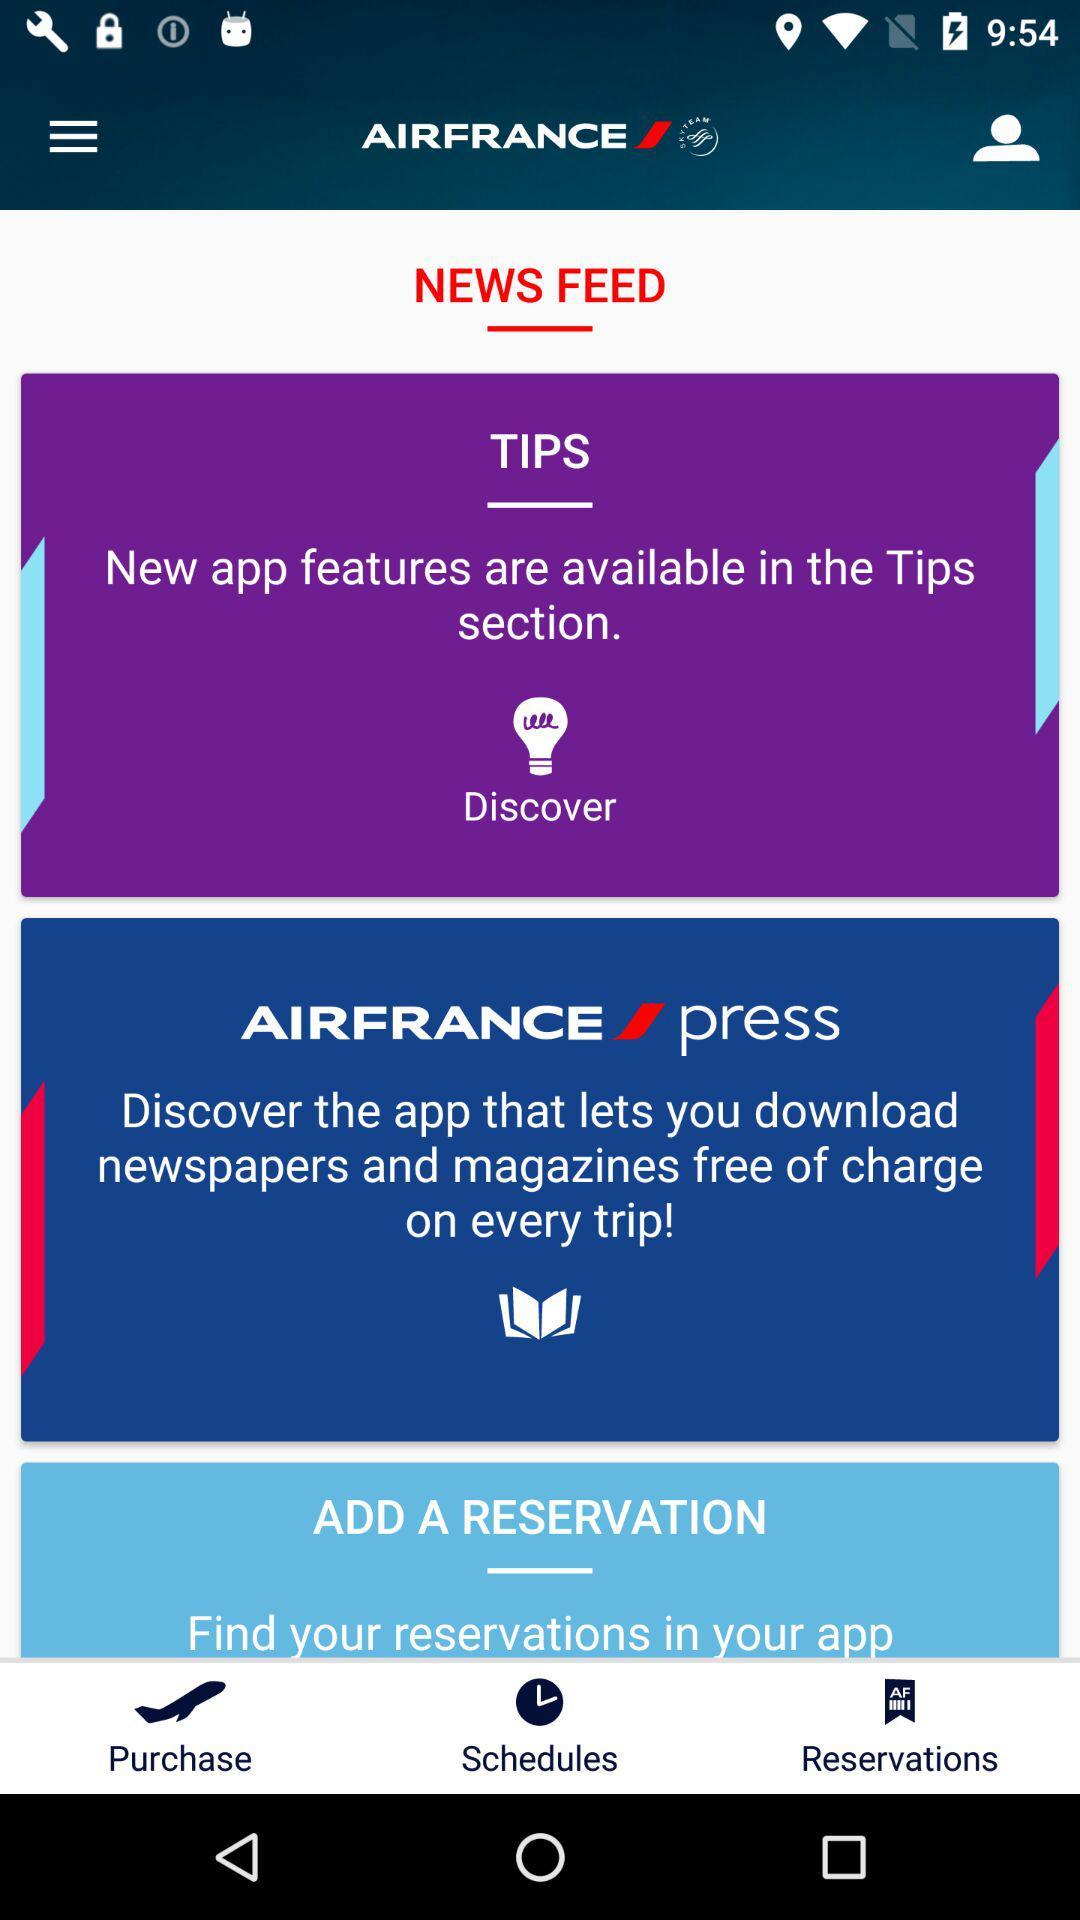 This screenshot has width=1080, height=1920. Describe the element at coordinates (72, 135) in the screenshot. I see `item above tips item` at that location.